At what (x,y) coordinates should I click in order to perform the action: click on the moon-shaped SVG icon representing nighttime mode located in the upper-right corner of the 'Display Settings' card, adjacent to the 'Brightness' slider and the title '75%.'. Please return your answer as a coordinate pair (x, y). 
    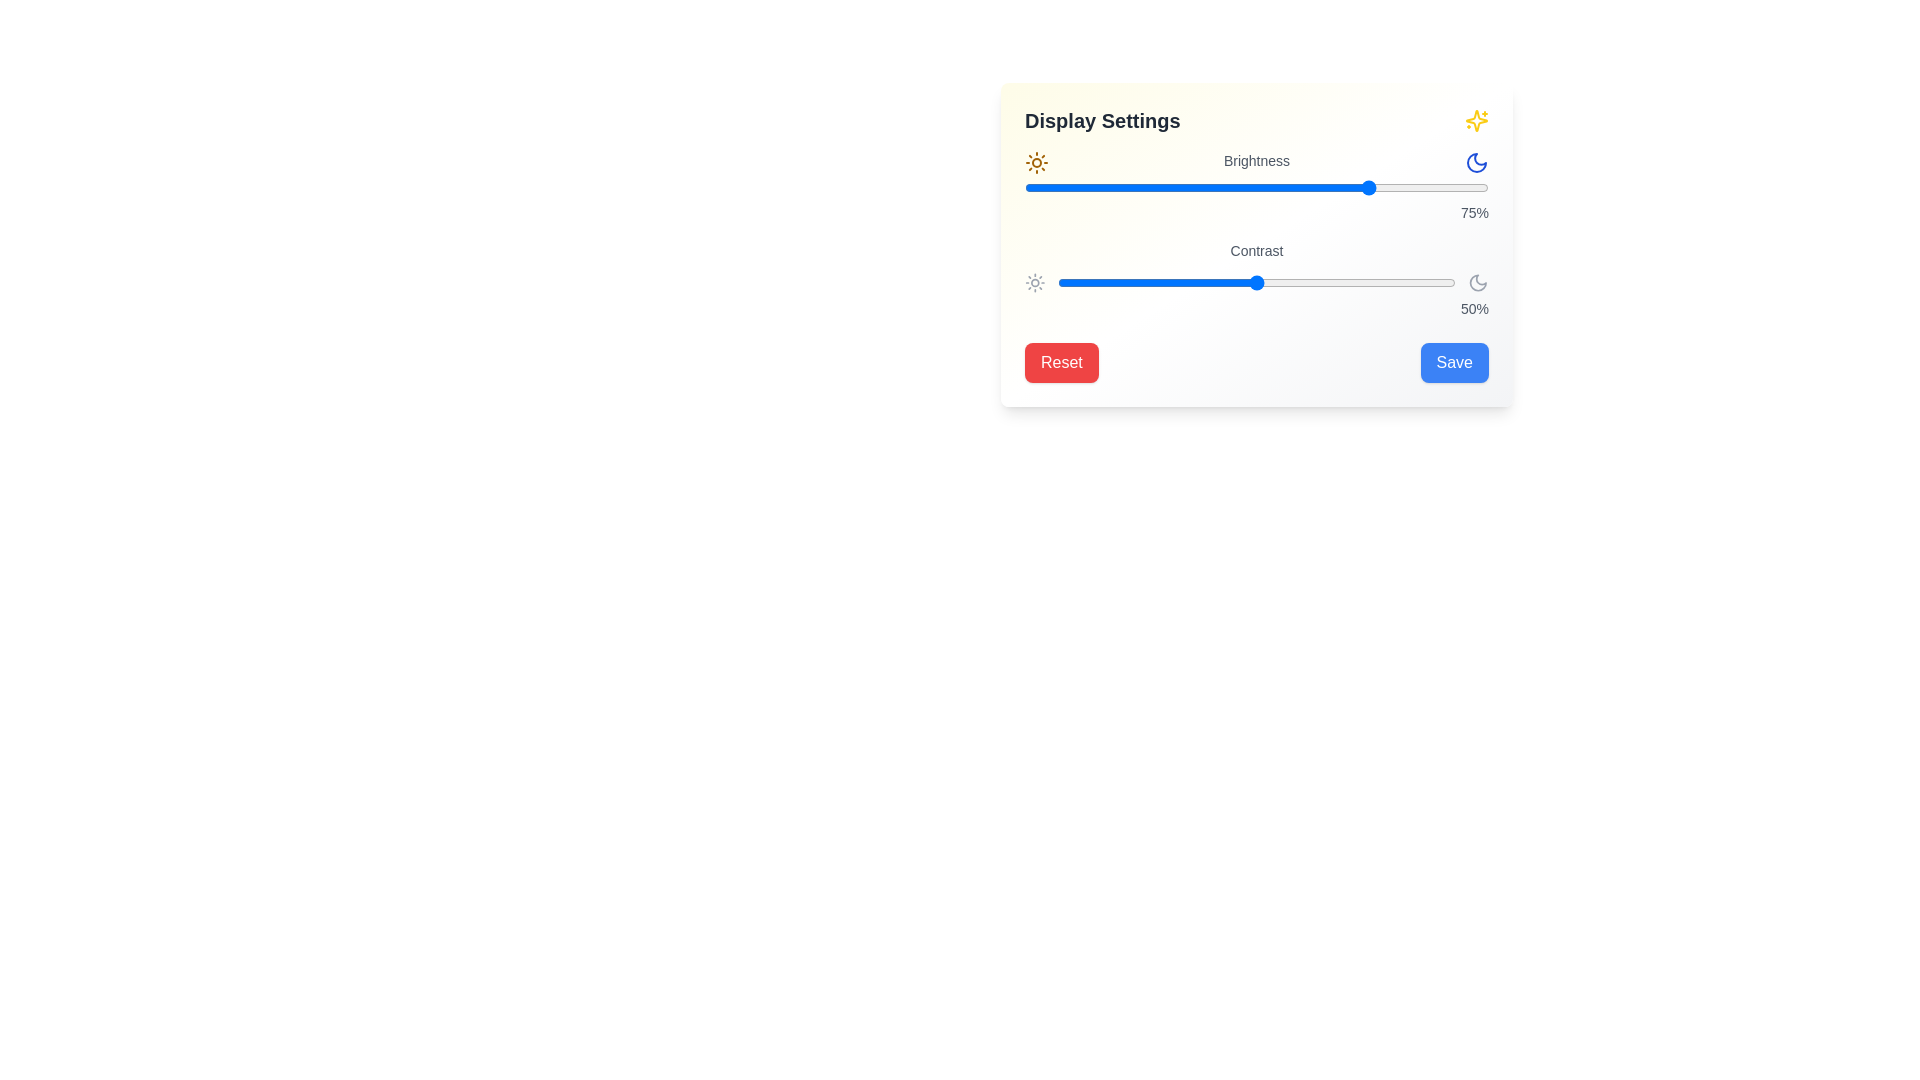
    Looking at the image, I should click on (1478, 282).